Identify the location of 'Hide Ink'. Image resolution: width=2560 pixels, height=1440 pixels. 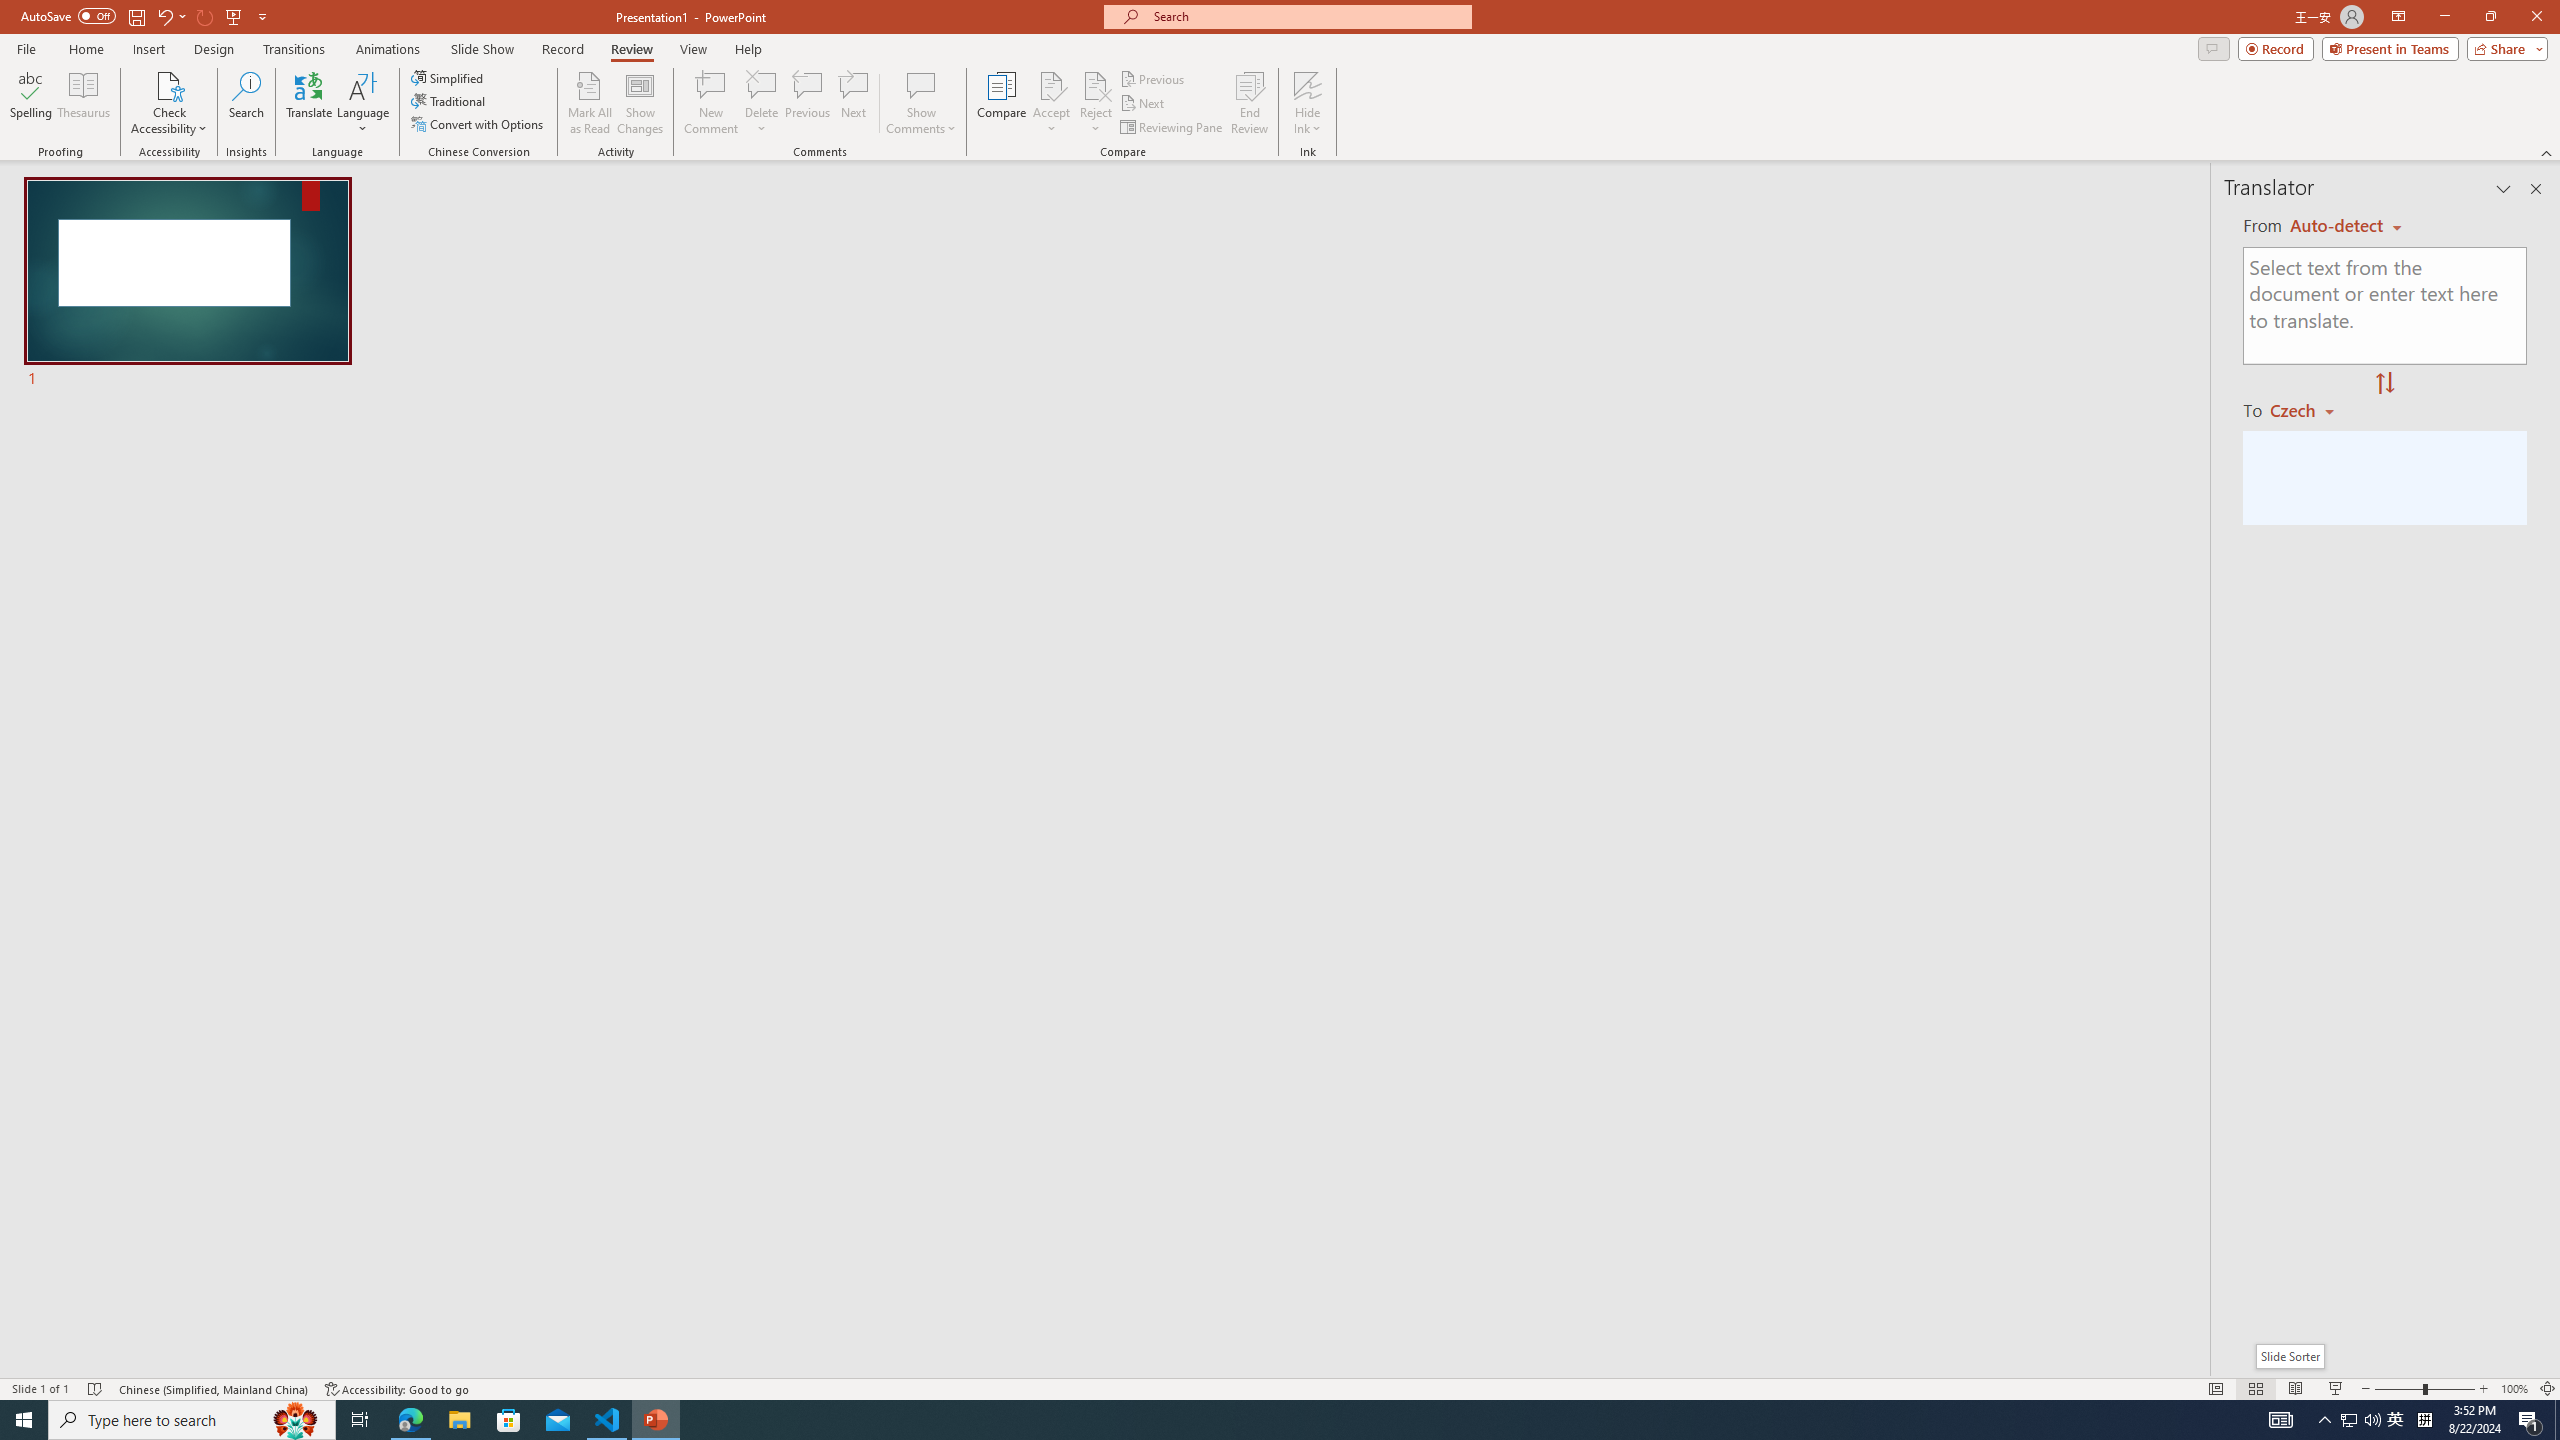
(1308, 103).